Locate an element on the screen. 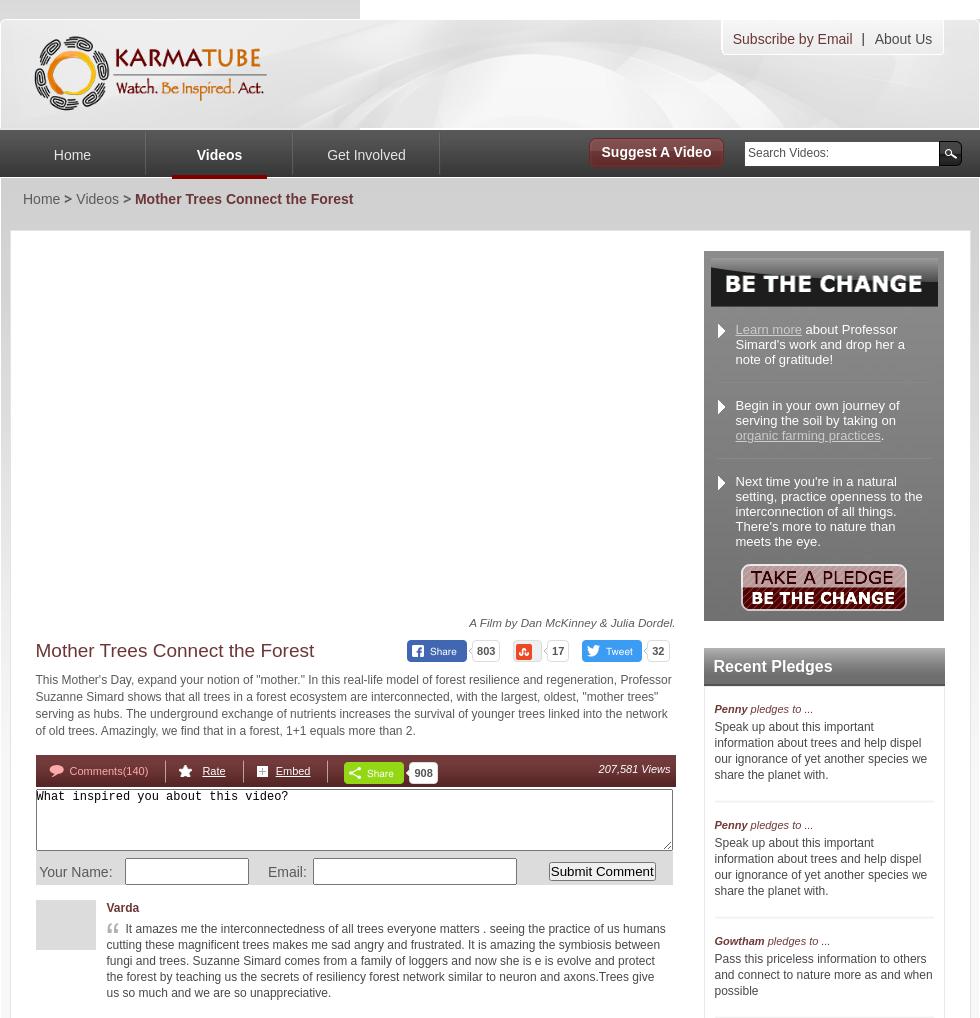 This screenshot has height=1018, width=980. 'Your Name:' is located at coordinates (73, 871).